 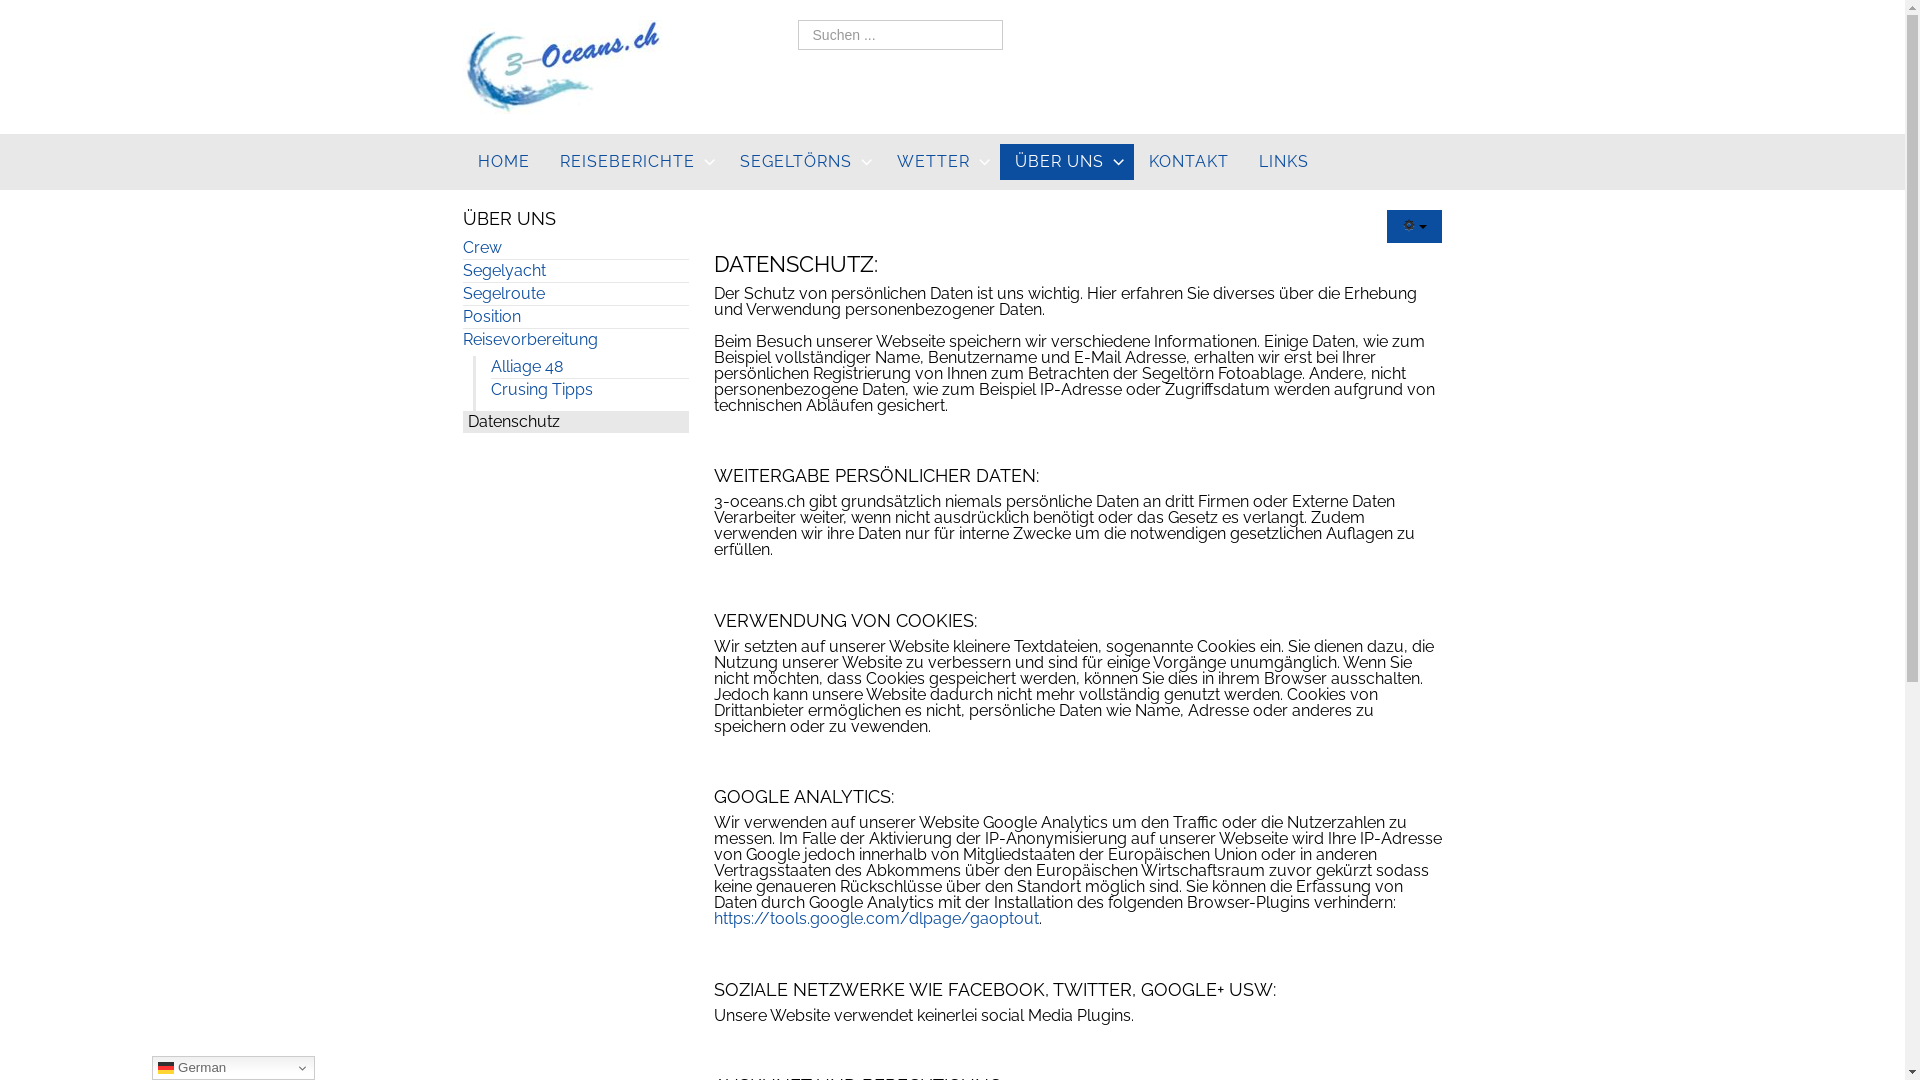 What do you see at coordinates (588, 389) in the screenshot?
I see `'Crusing Tipps'` at bounding box center [588, 389].